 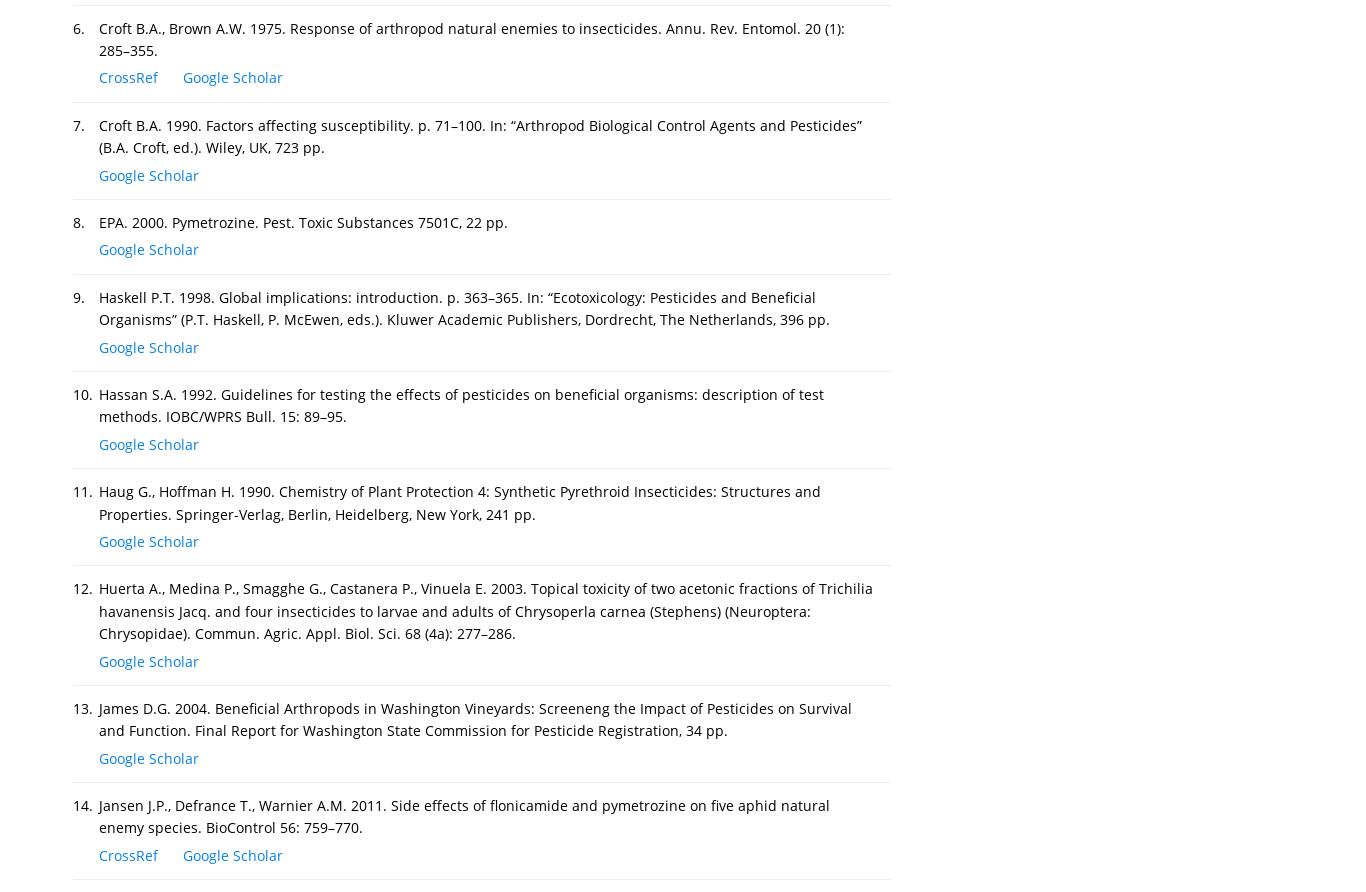 What do you see at coordinates (464, 308) in the screenshot?
I see `'Haskell P.T. 1998. Global implications: introduction. p. 363–365. In: “Ecotoxicology: Pesticides and Beneficial Organisms” (P.T. Haskell, P. McEwen, eds.). Kluwer Academic Publishers, Dordrecht, The Netherlands, 396 pp.'` at bounding box center [464, 308].